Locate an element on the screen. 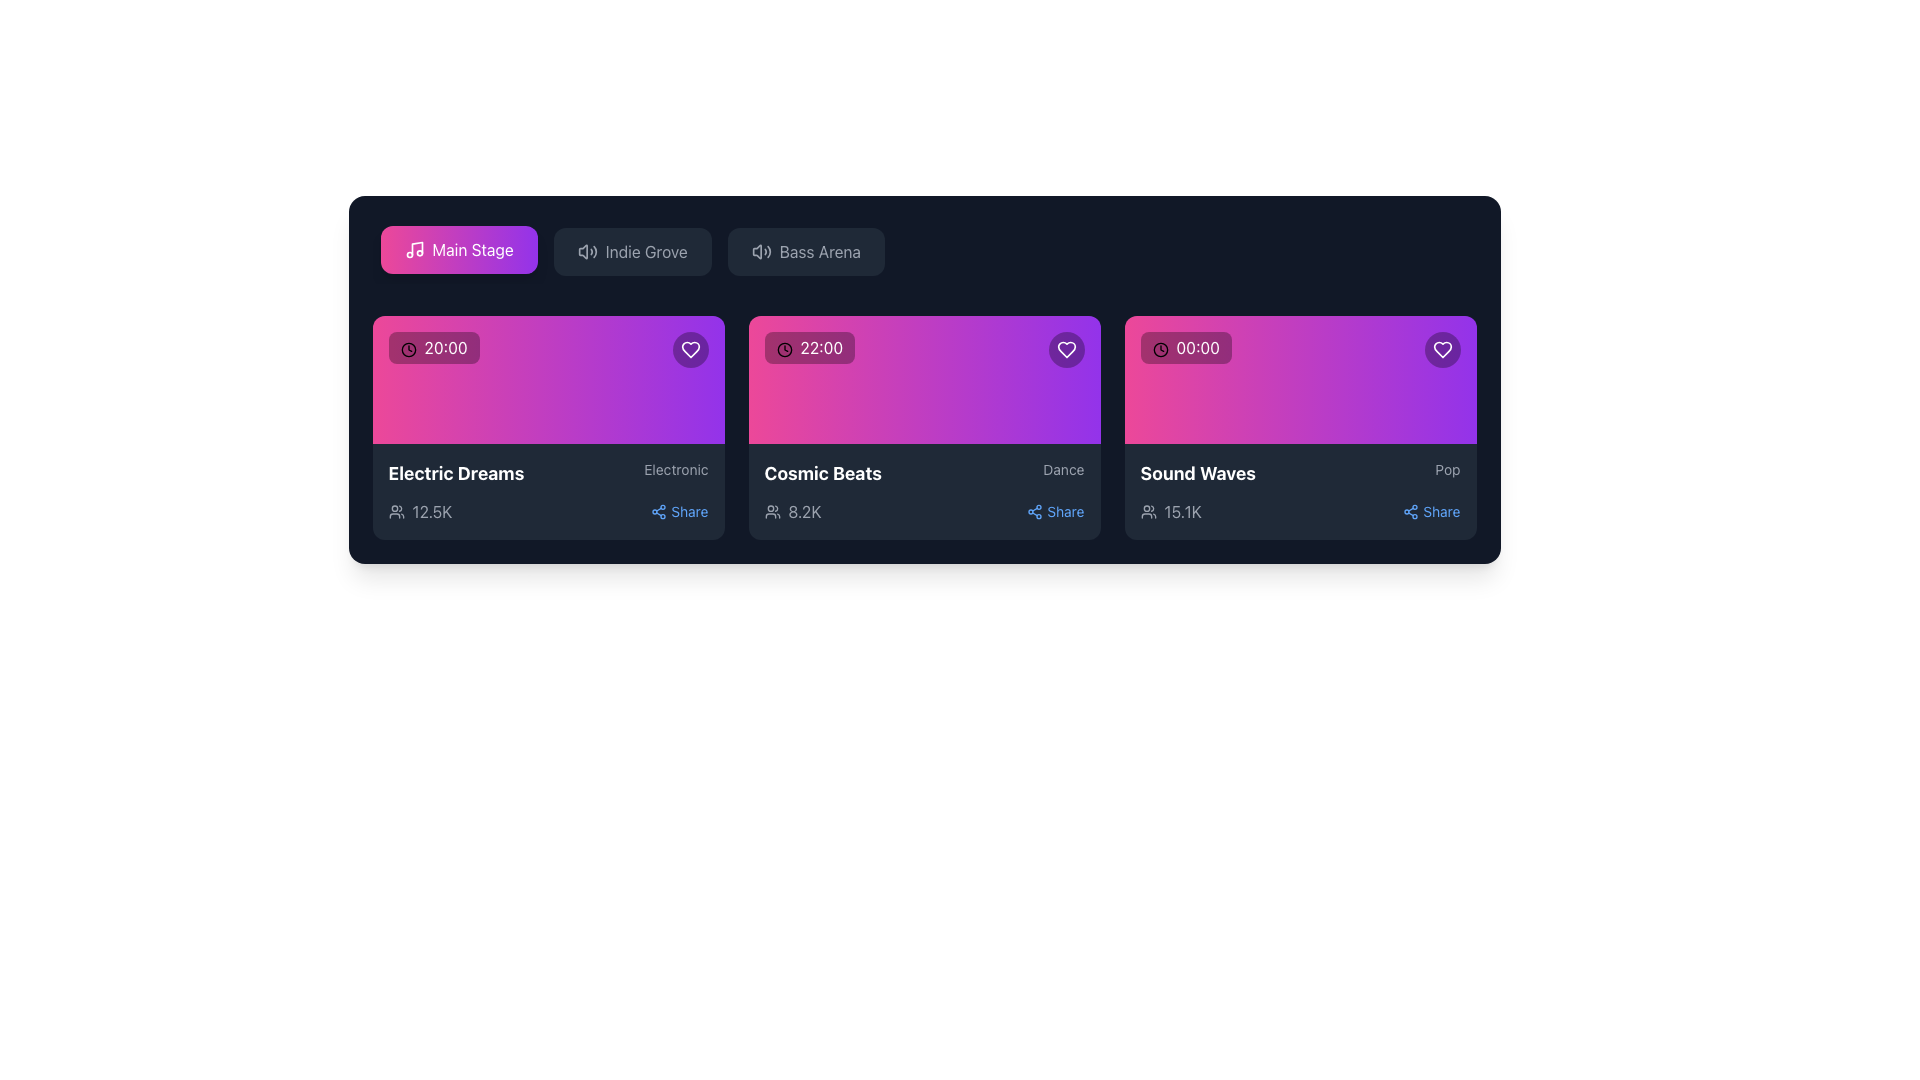 Image resolution: width=1920 pixels, height=1080 pixels. the 'Share' text label in blue color located in the bottom-right corner of the 'Sound Waves' event card is located at coordinates (1441, 511).